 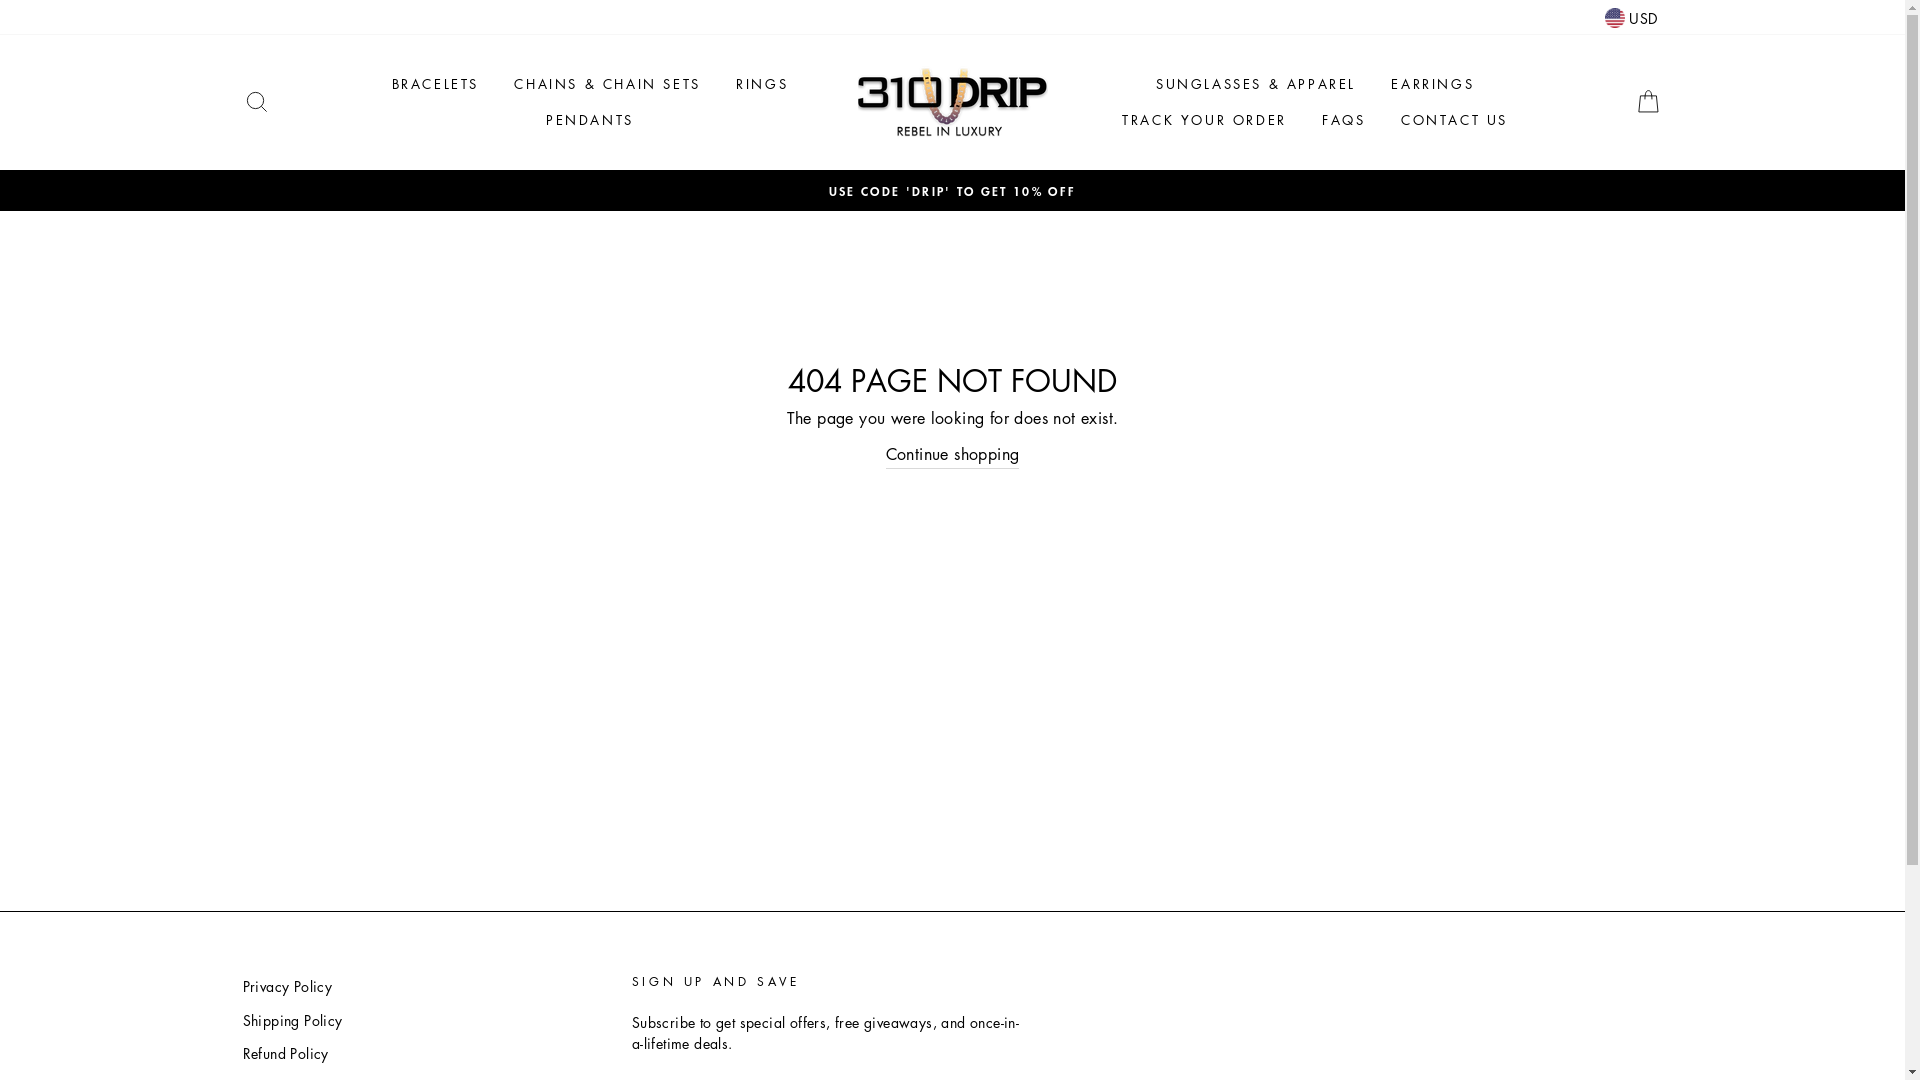 What do you see at coordinates (499, 83) in the screenshot?
I see `'CHAINS & CHAIN SETS'` at bounding box center [499, 83].